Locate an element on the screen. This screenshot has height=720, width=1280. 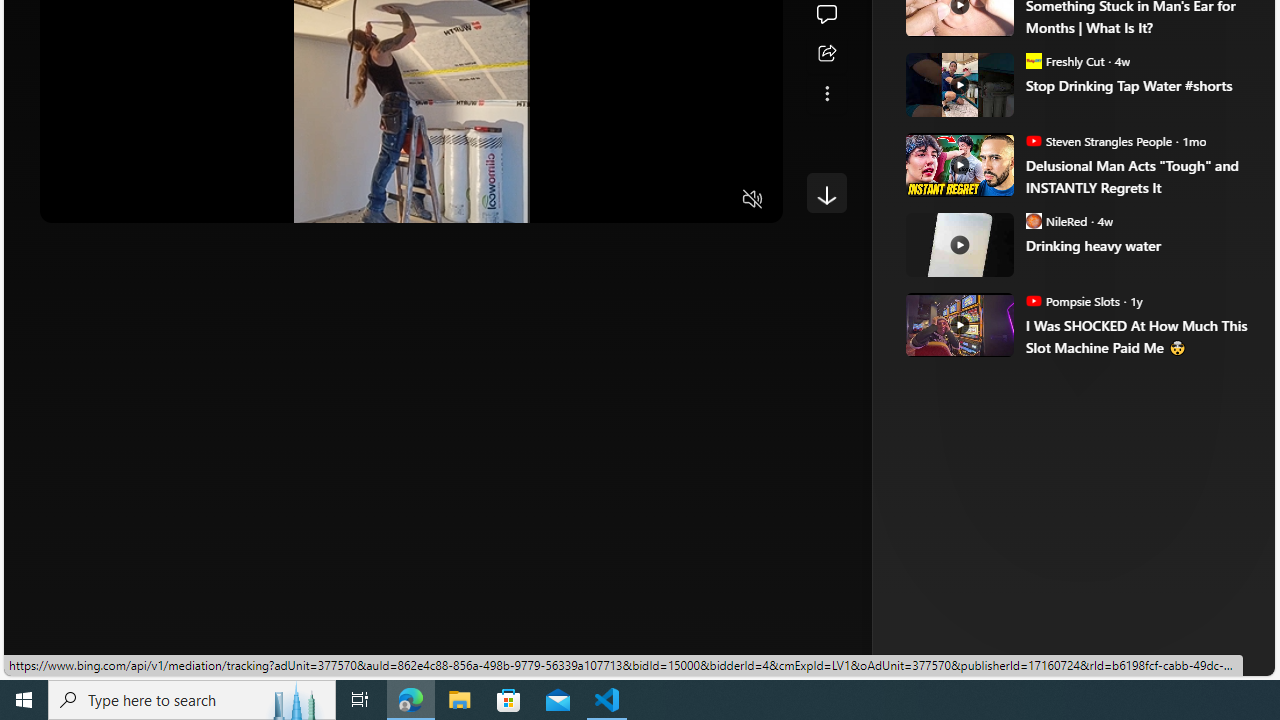
'Pompsie Slots Pompsie Slots' is located at coordinates (1071, 300).